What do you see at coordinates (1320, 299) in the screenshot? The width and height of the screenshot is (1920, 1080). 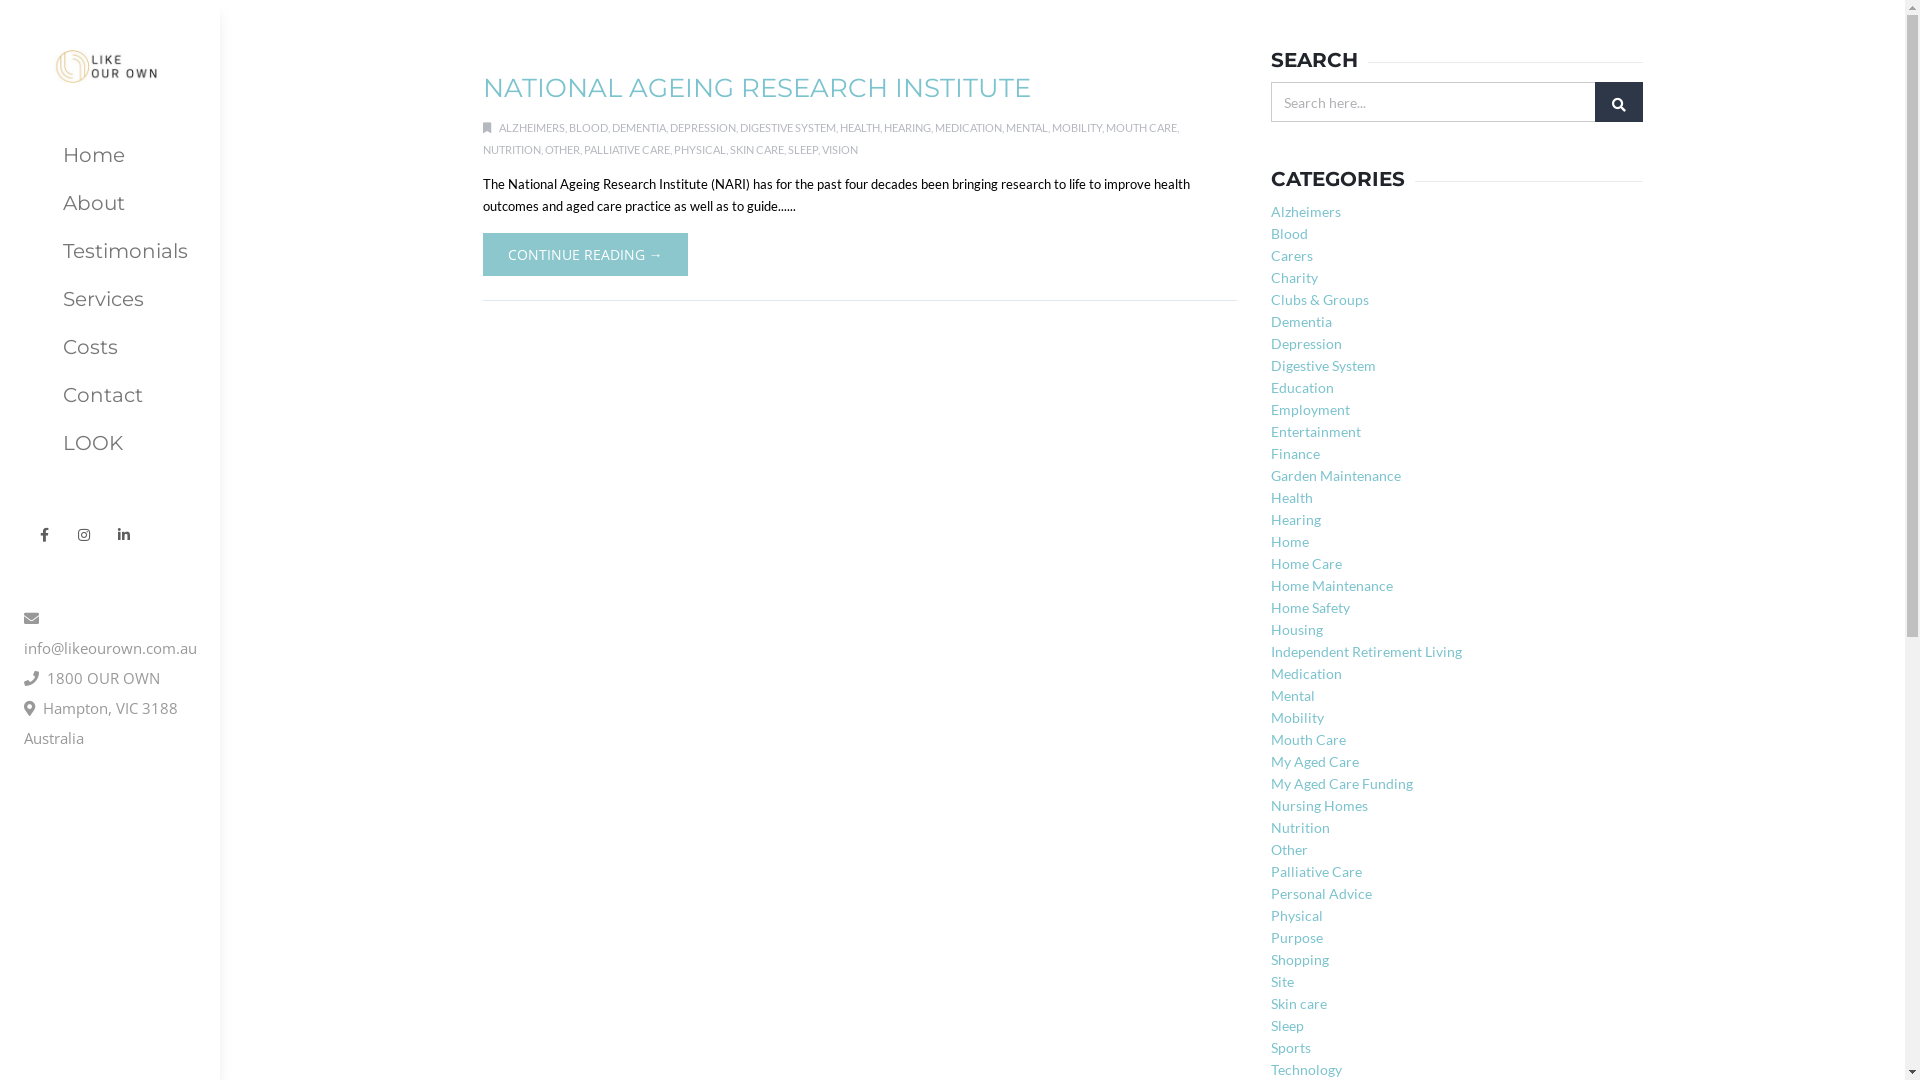 I see `'Clubs & Groups'` at bounding box center [1320, 299].